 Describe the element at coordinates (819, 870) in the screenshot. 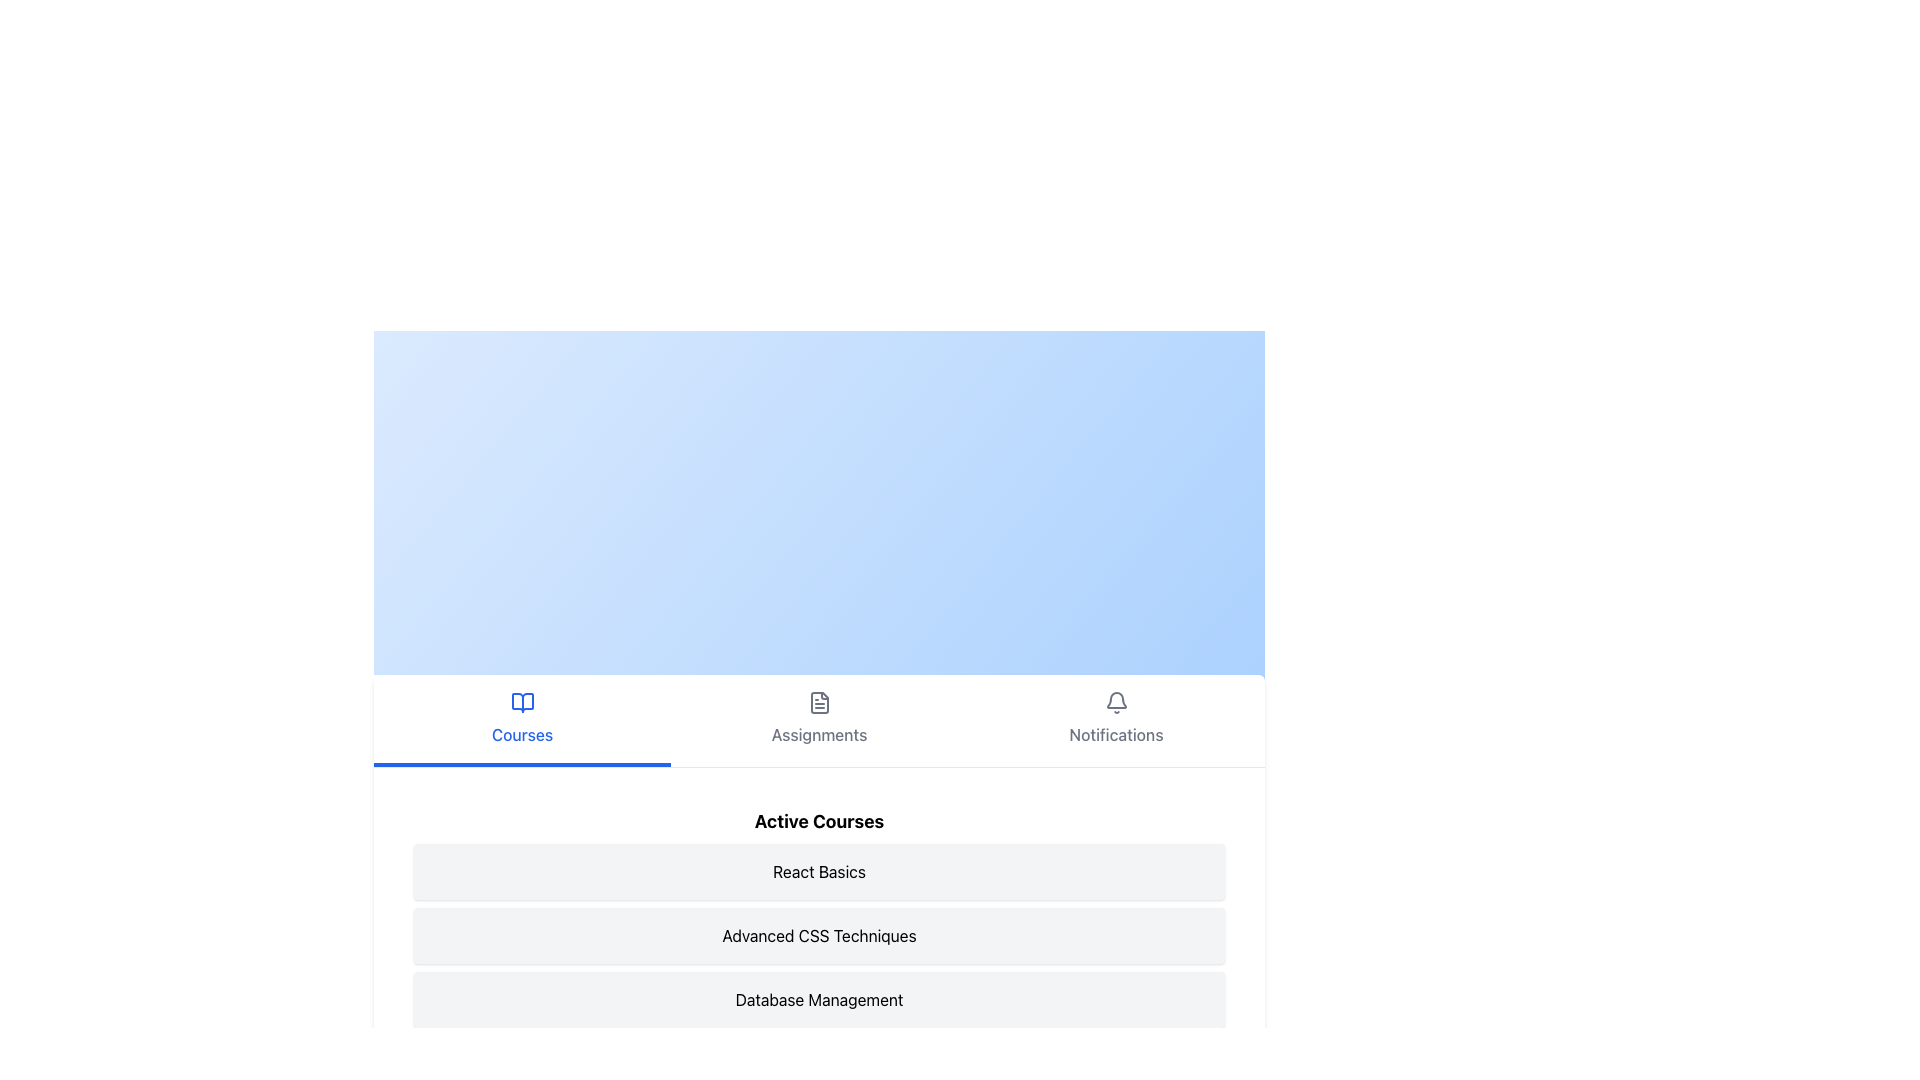

I see `the static text block indicating 'React Basics' in the list of active courses` at that location.